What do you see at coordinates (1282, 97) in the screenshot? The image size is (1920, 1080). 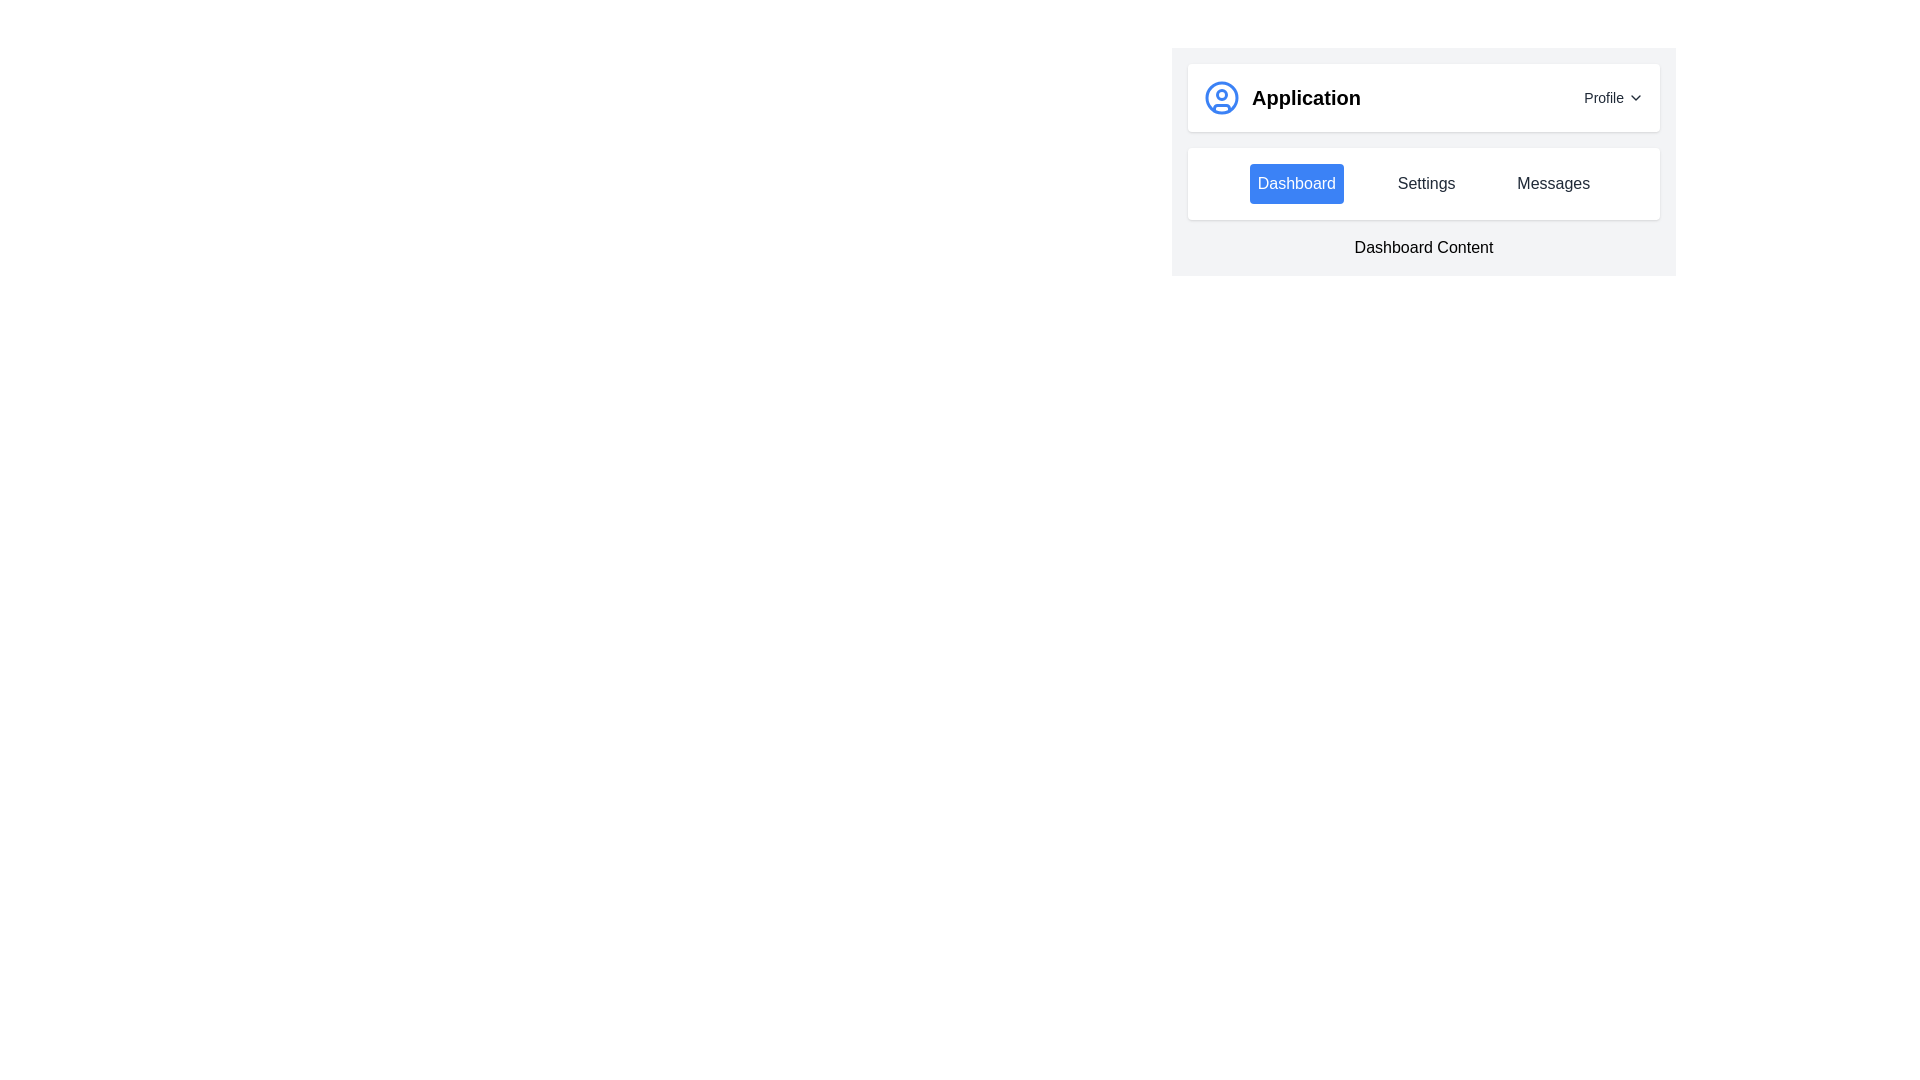 I see `the non-interactive label located at the top-left corner of the header section of the application interface` at bounding box center [1282, 97].